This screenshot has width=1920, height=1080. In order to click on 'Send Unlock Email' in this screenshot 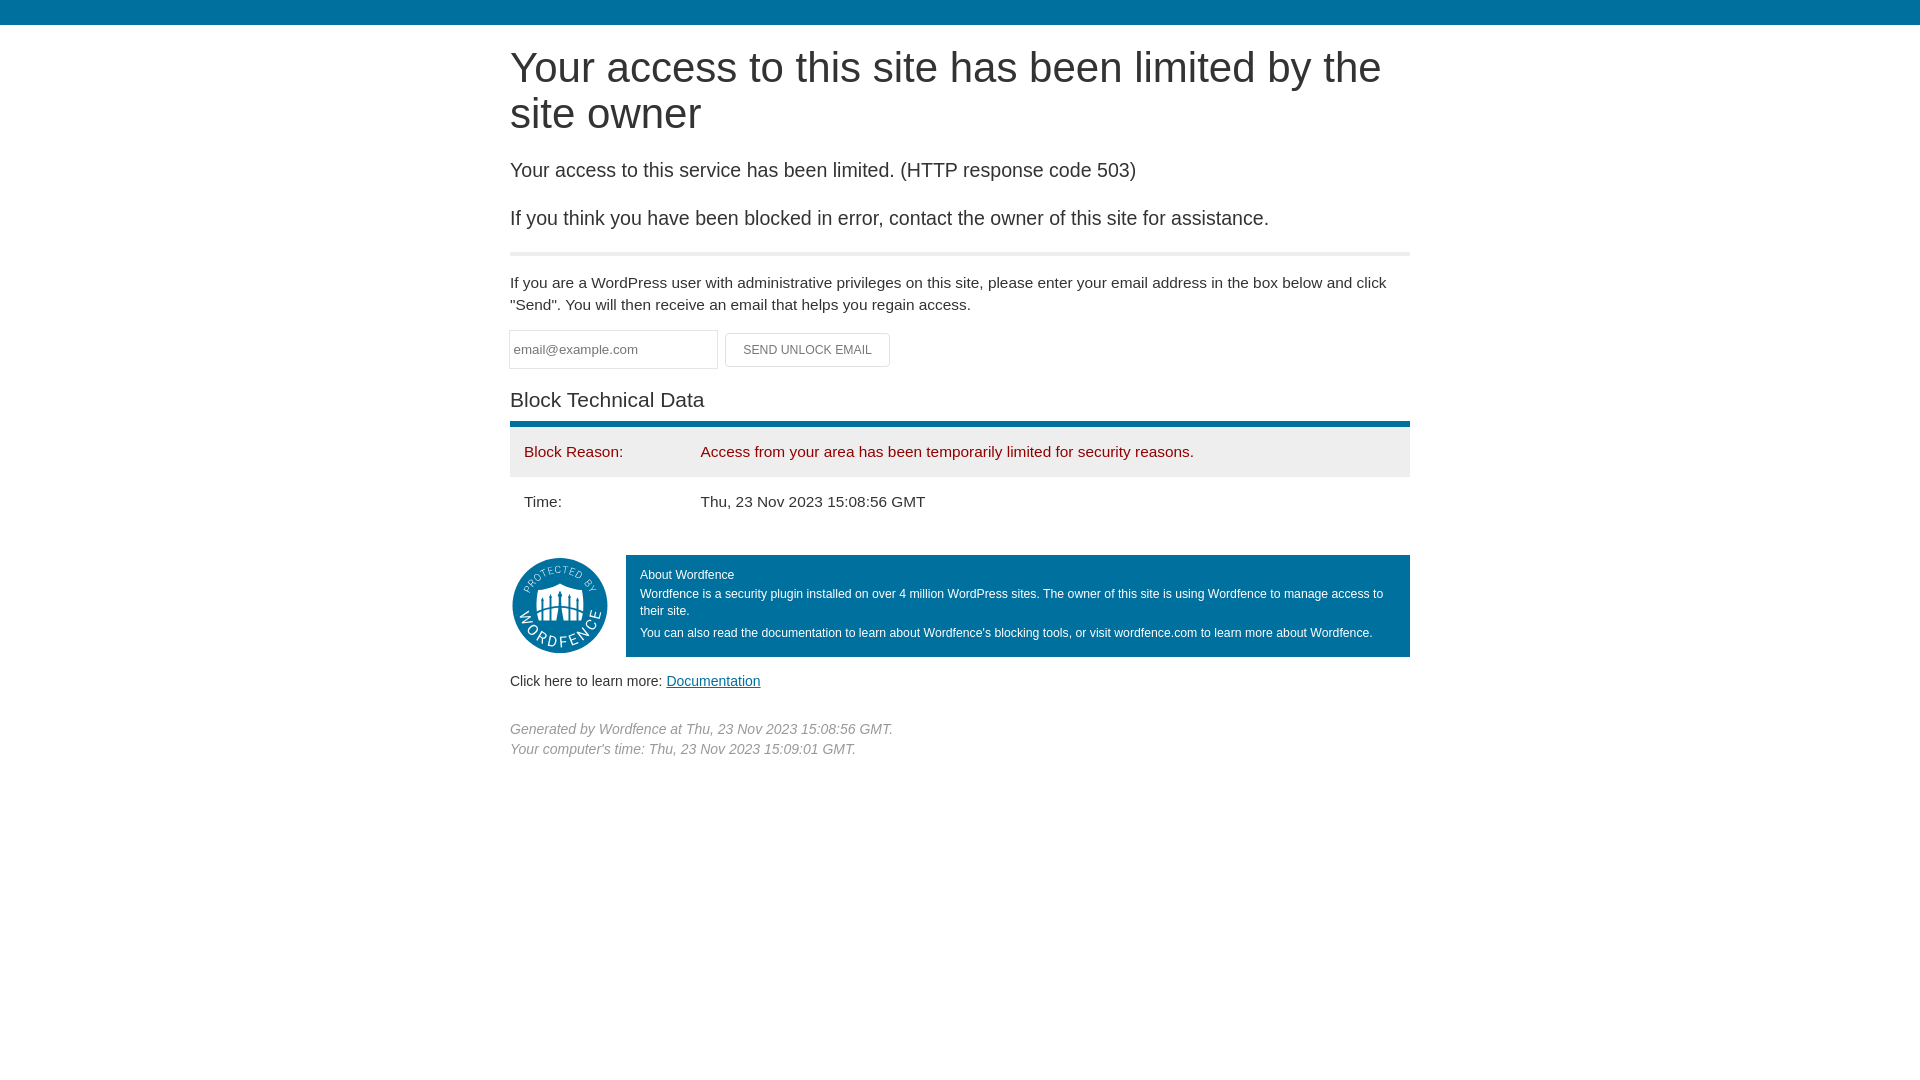, I will do `click(807, 349)`.